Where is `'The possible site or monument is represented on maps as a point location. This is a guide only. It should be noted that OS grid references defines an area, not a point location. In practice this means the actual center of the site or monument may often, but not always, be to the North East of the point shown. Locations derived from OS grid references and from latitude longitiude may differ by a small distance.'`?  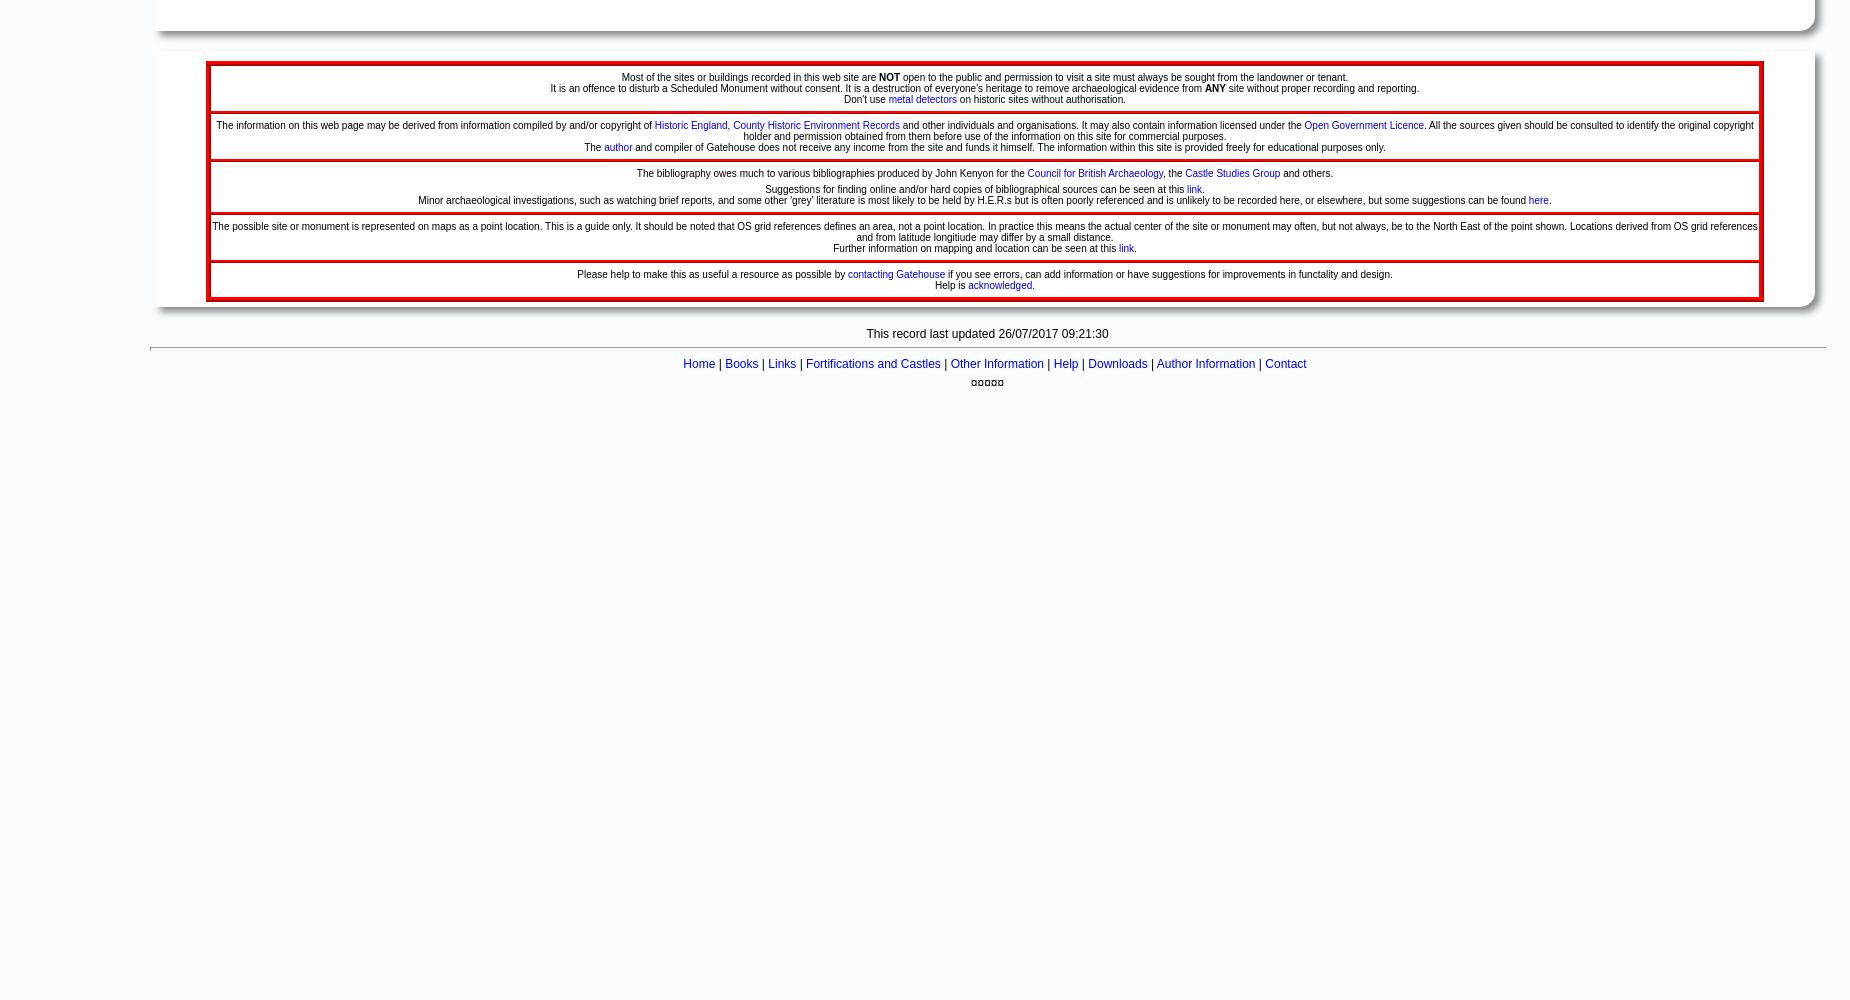
'The possible site or monument is represented on maps as a point location. This is a guide only. It should be noted that OS grid references defines an area, not a point location. In practice this means the actual center of the site or monument may often, but not always, be to the North East of the point shown. Locations derived from OS grid references and from latitude longitiude may differ by a small distance.' is located at coordinates (983, 231).